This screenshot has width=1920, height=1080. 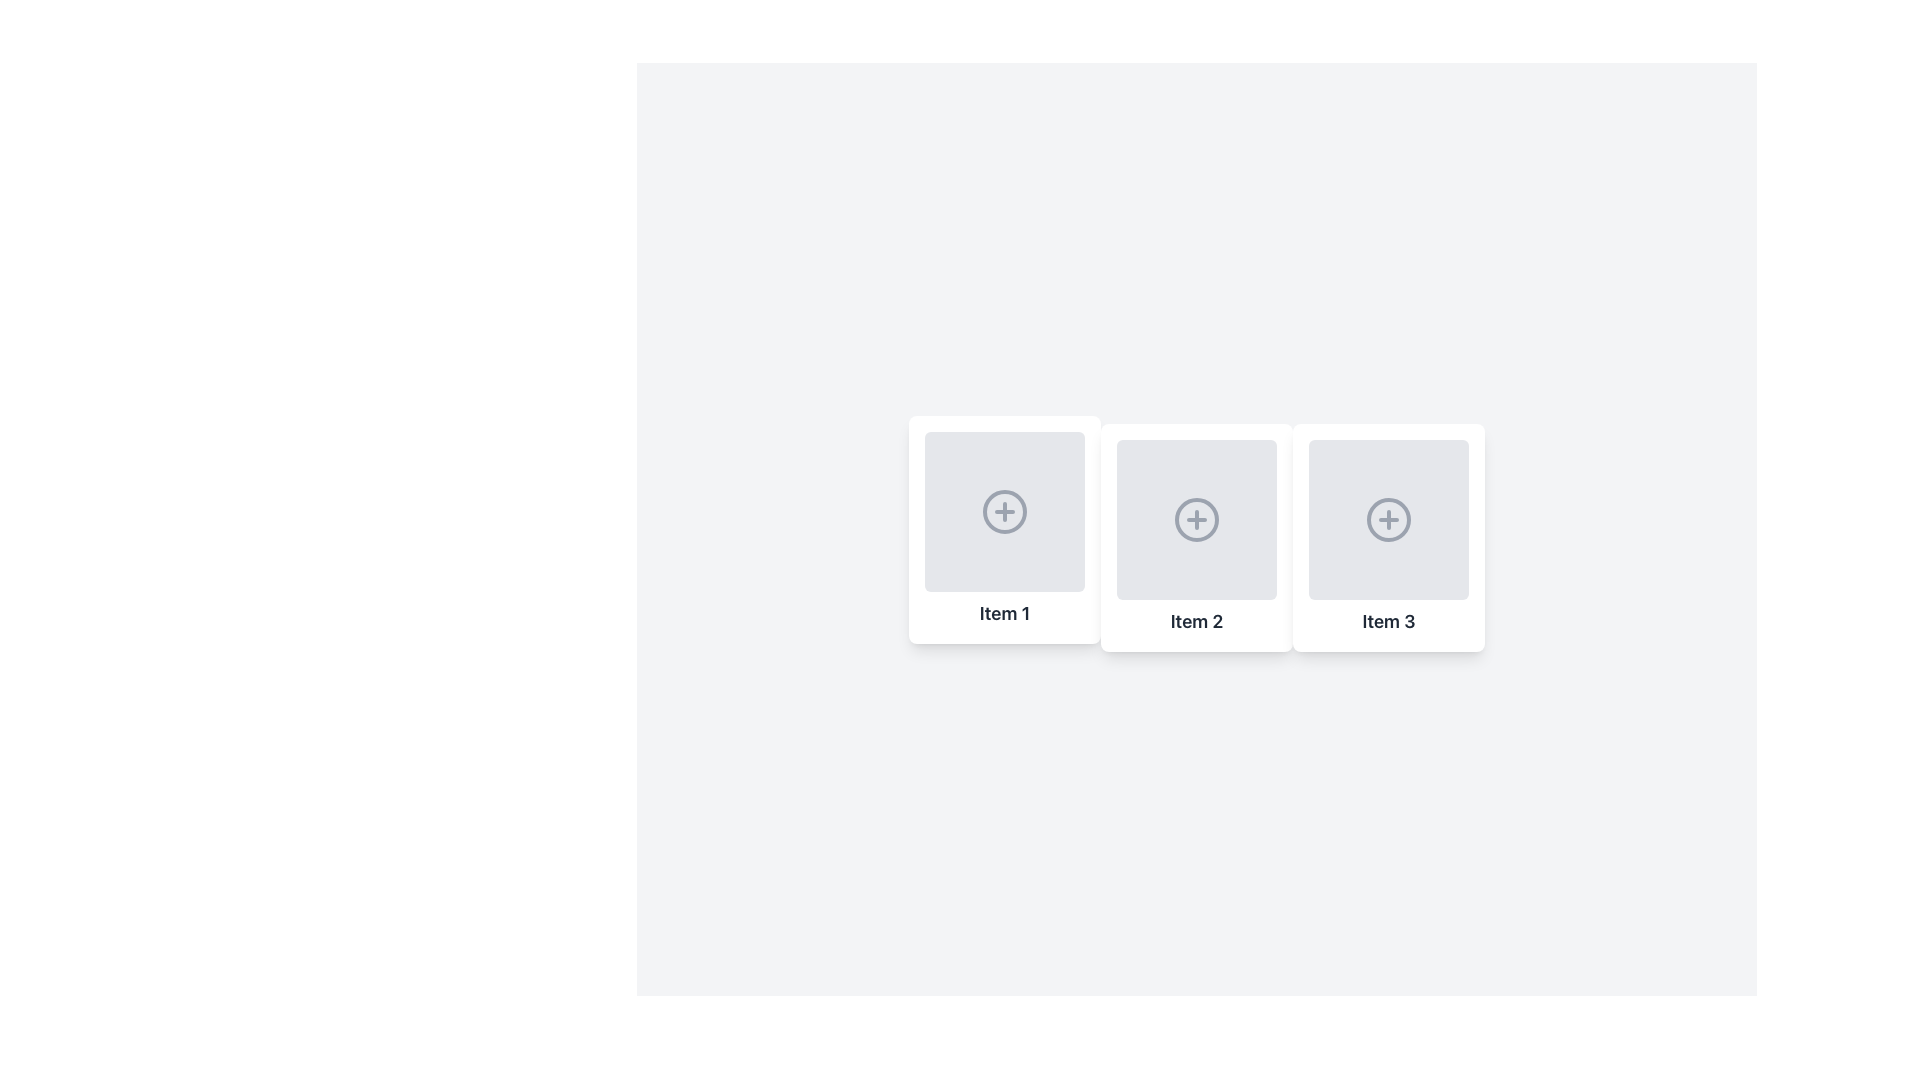 What do you see at coordinates (1387, 518) in the screenshot?
I see `the circular icon button with a plus sign (+) located in the third card labeled 'Item 3'` at bounding box center [1387, 518].